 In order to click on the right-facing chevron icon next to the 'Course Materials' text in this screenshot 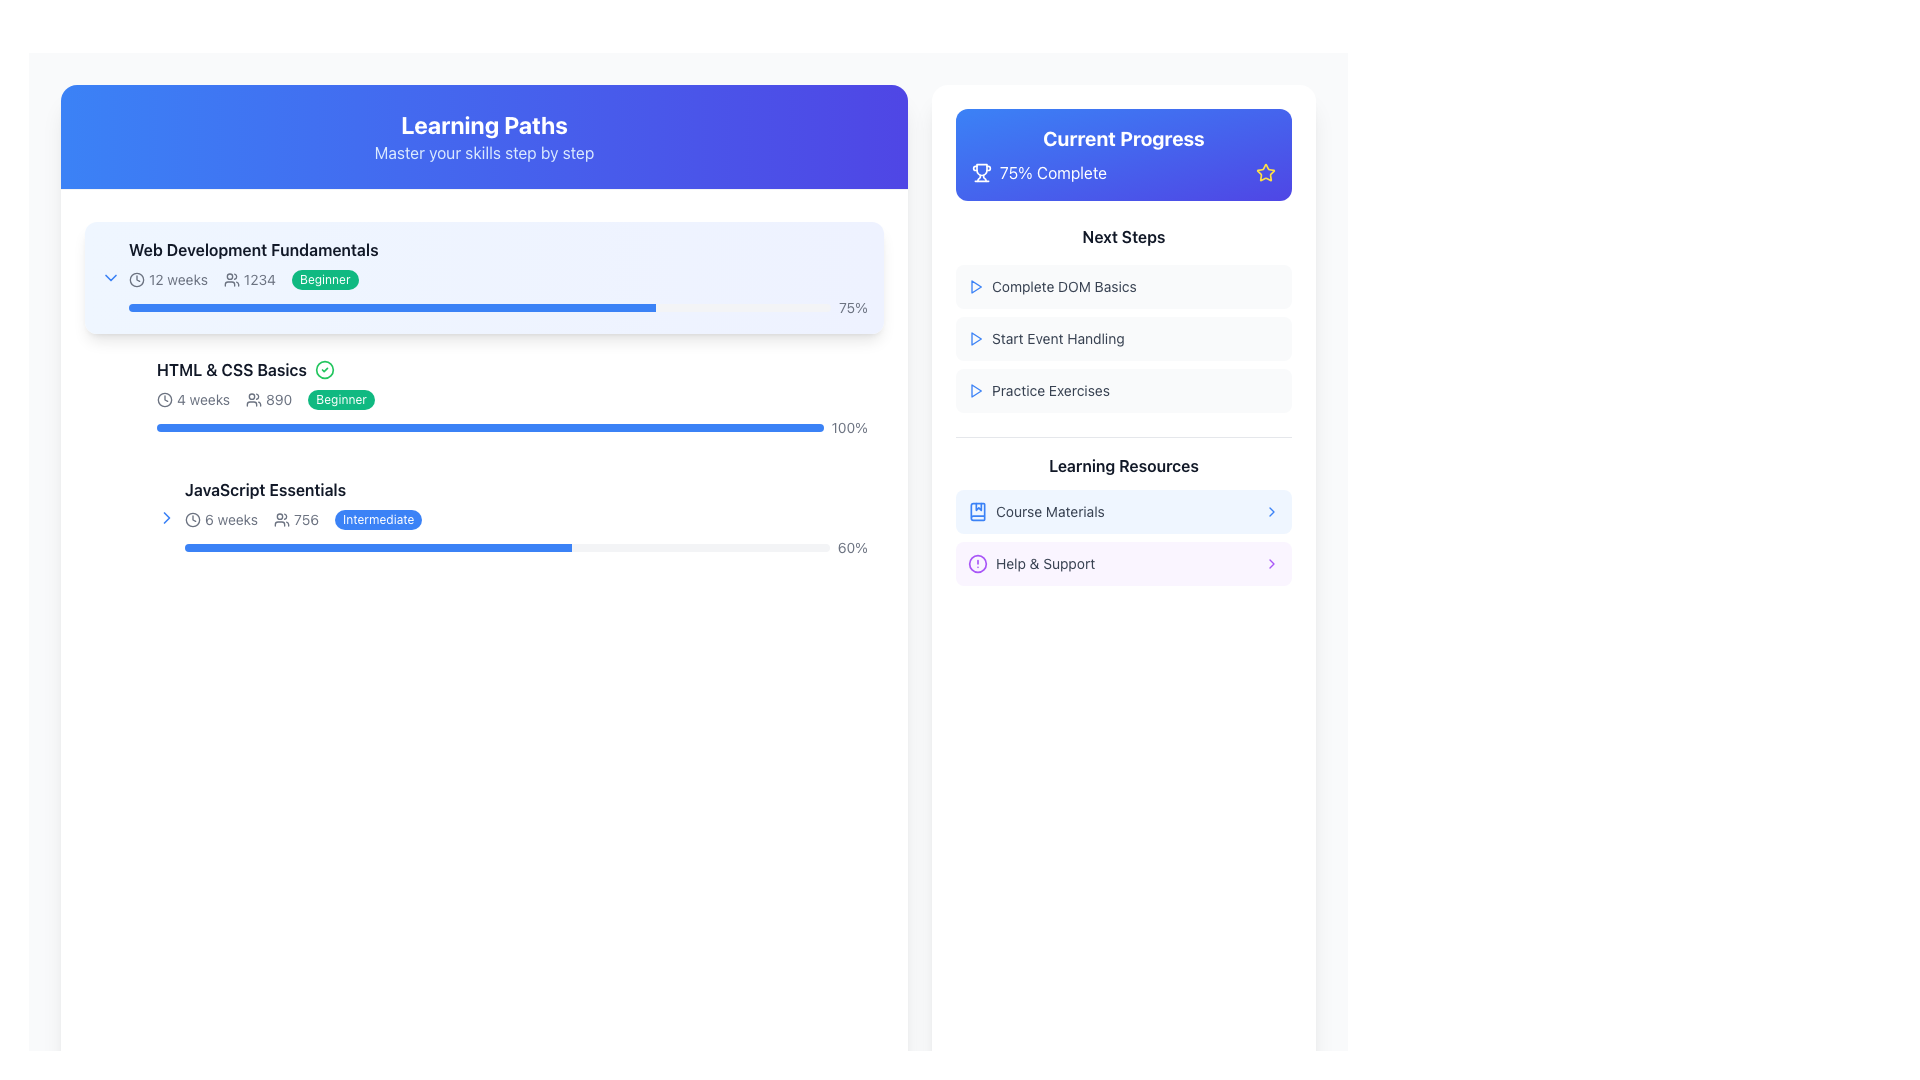, I will do `click(1271, 511)`.